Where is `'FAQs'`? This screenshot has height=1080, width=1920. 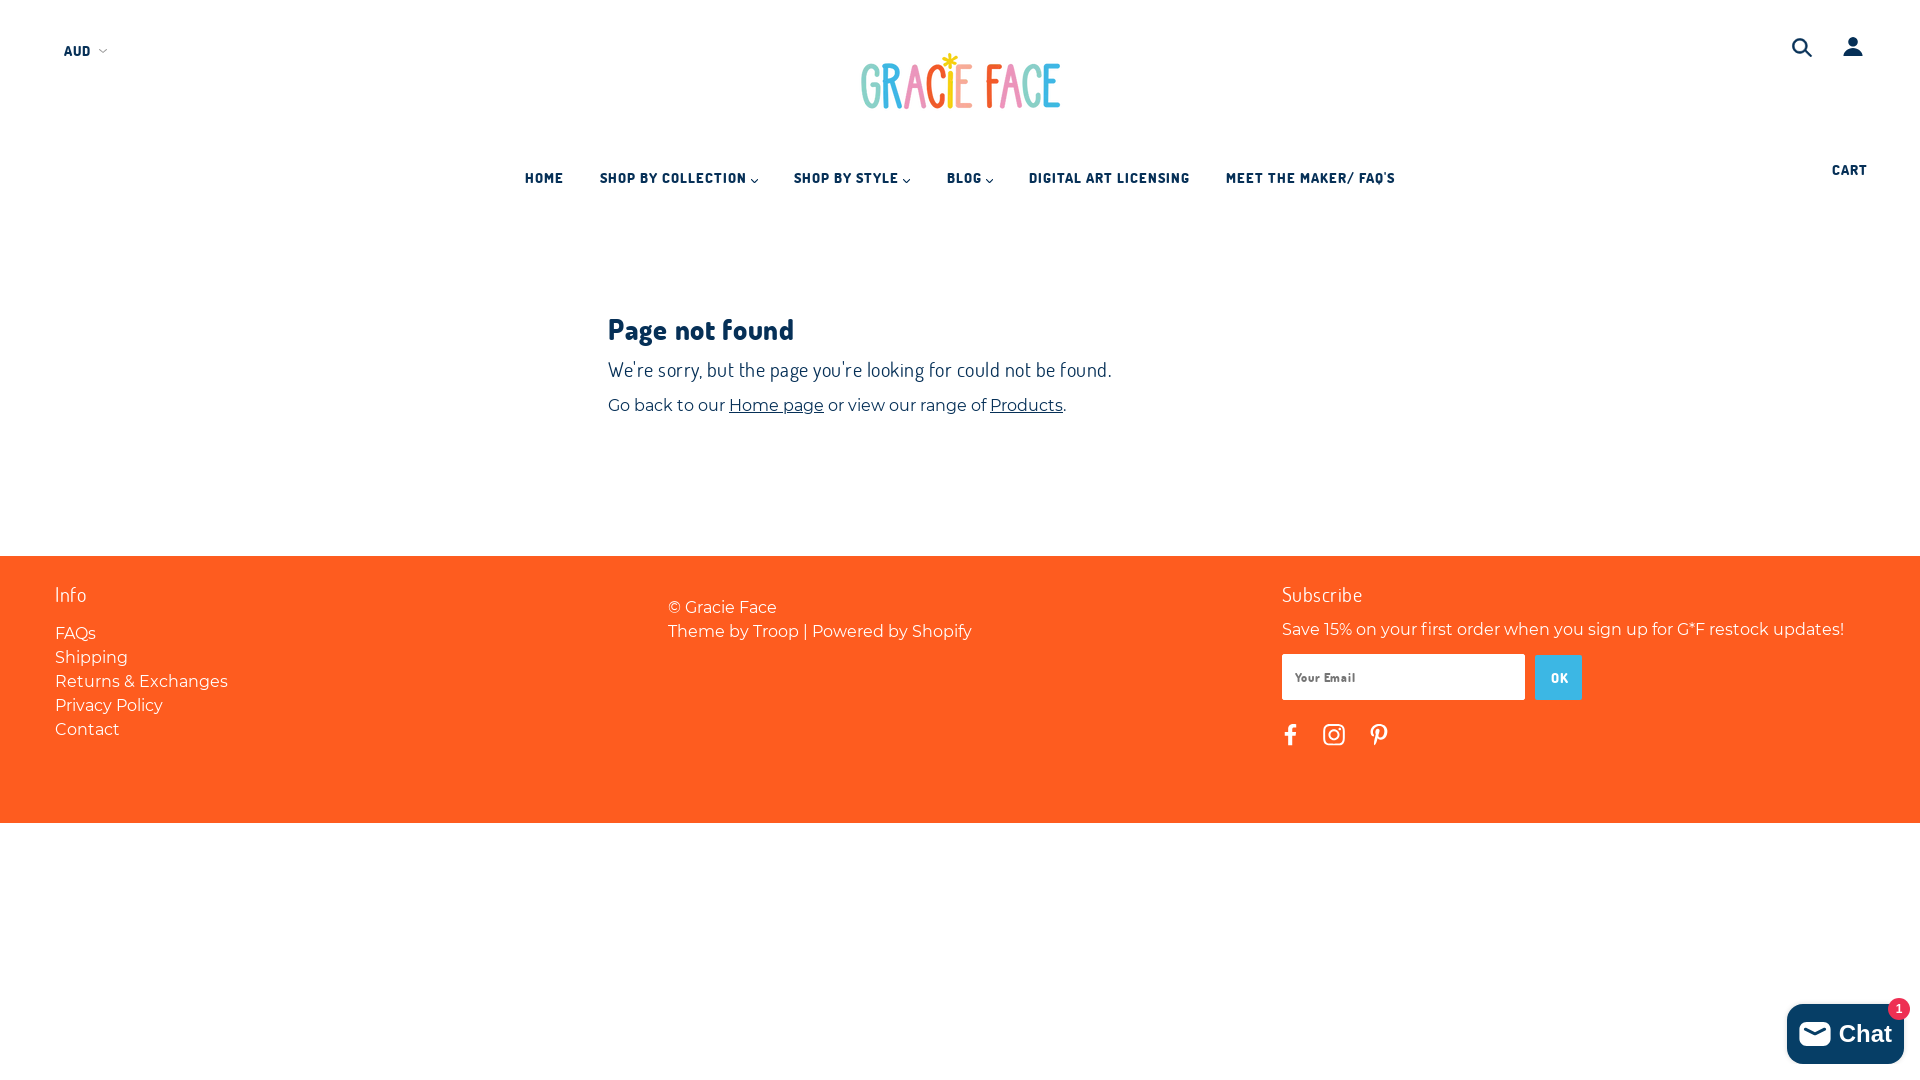
'FAQs' is located at coordinates (75, 633).